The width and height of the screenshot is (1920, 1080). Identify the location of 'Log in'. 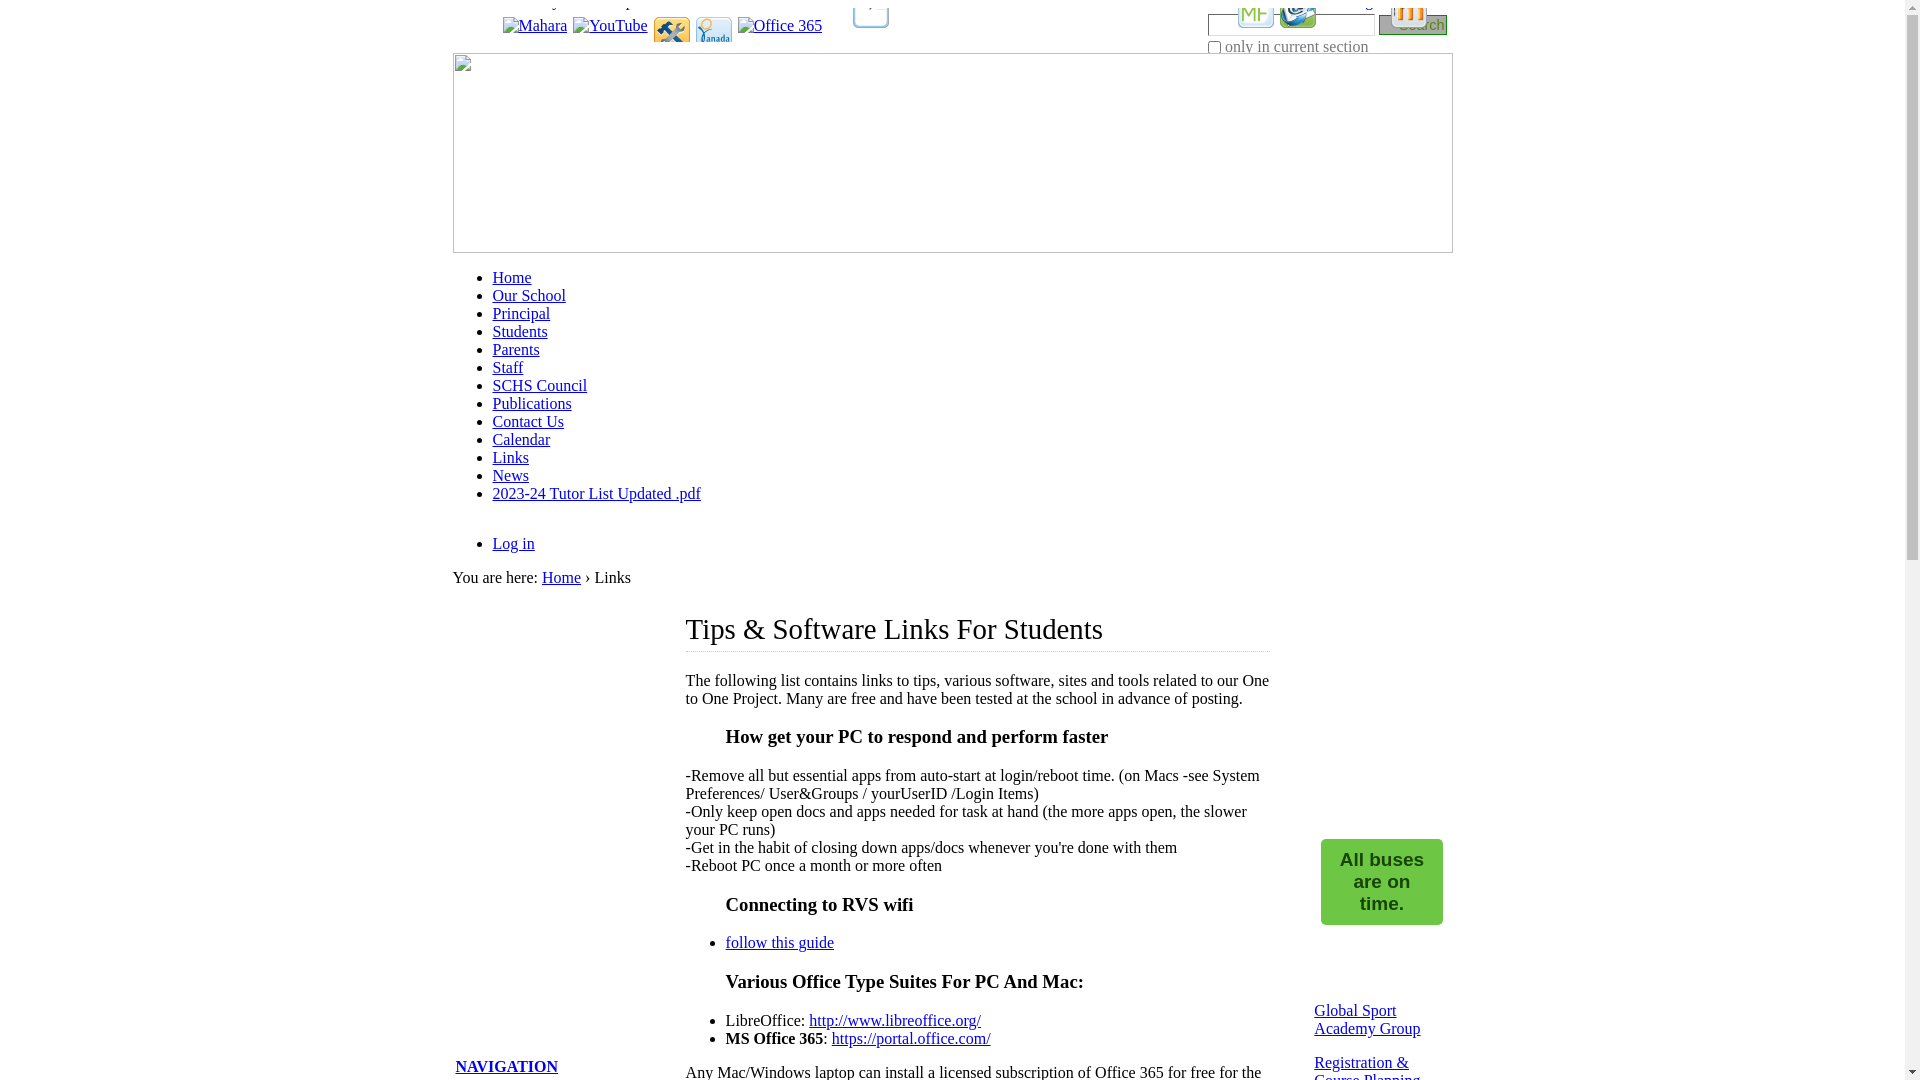
(491, 543).